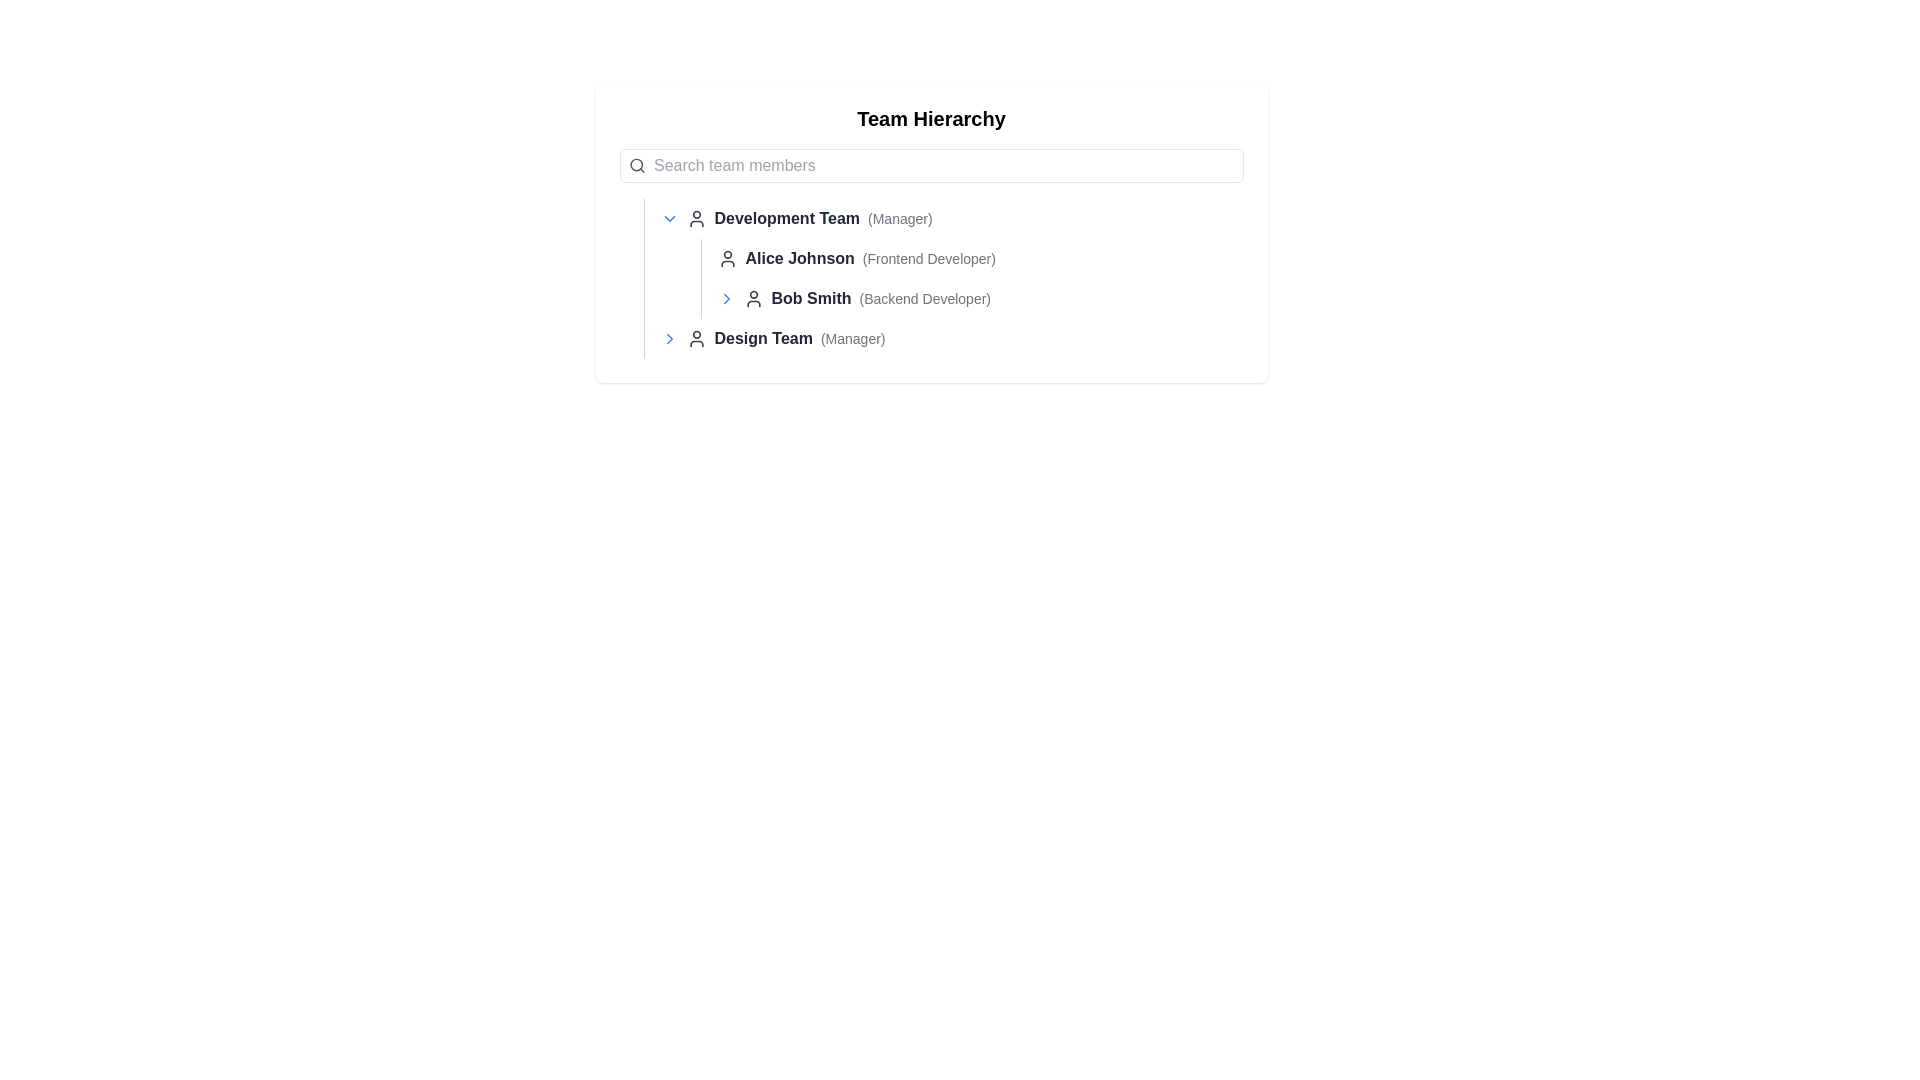  Describe the element at coordinates (972, 257) in the screenshot. I see `the list item displaying 'Alice Johnson (Frontend Developer)' to highlight it` at that location.